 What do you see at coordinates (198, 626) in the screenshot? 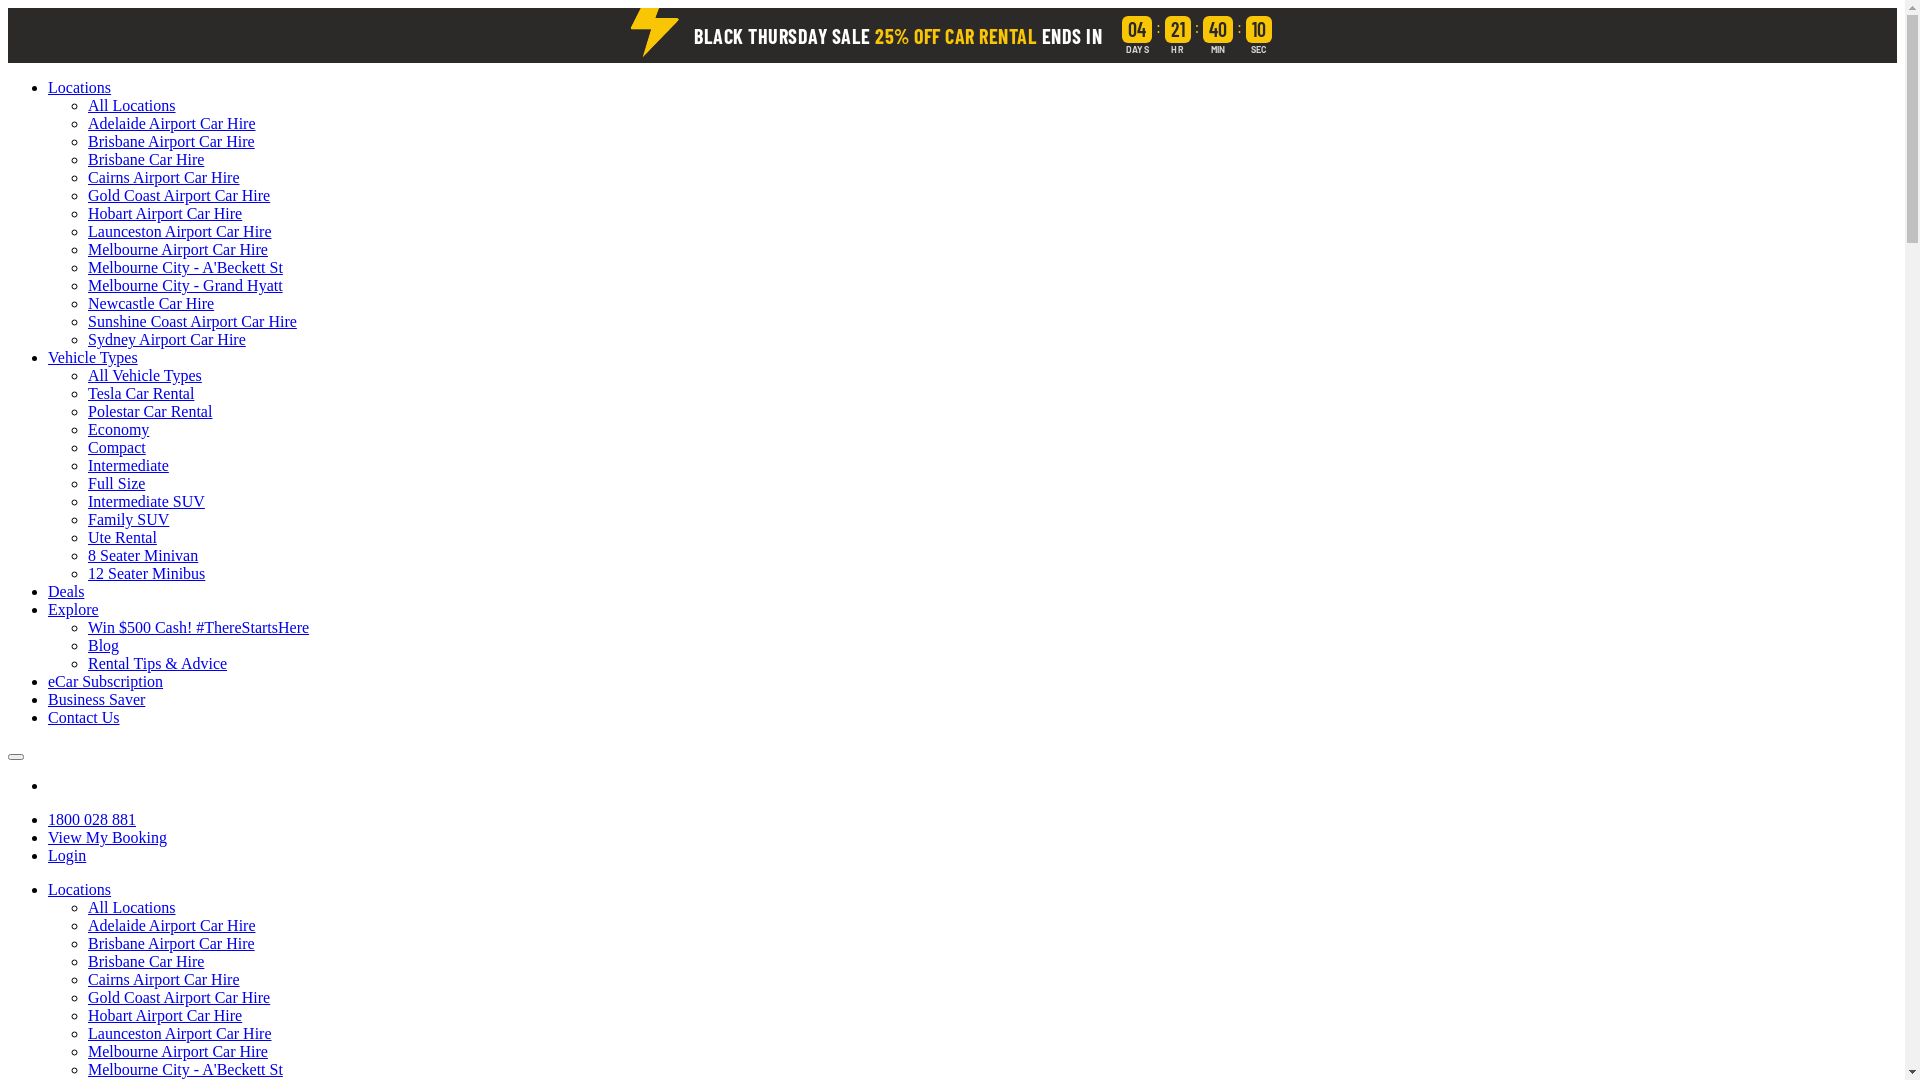
I see `'Win $500 Cash! #ThereStartsHere'` at bounding box center [198, 626].